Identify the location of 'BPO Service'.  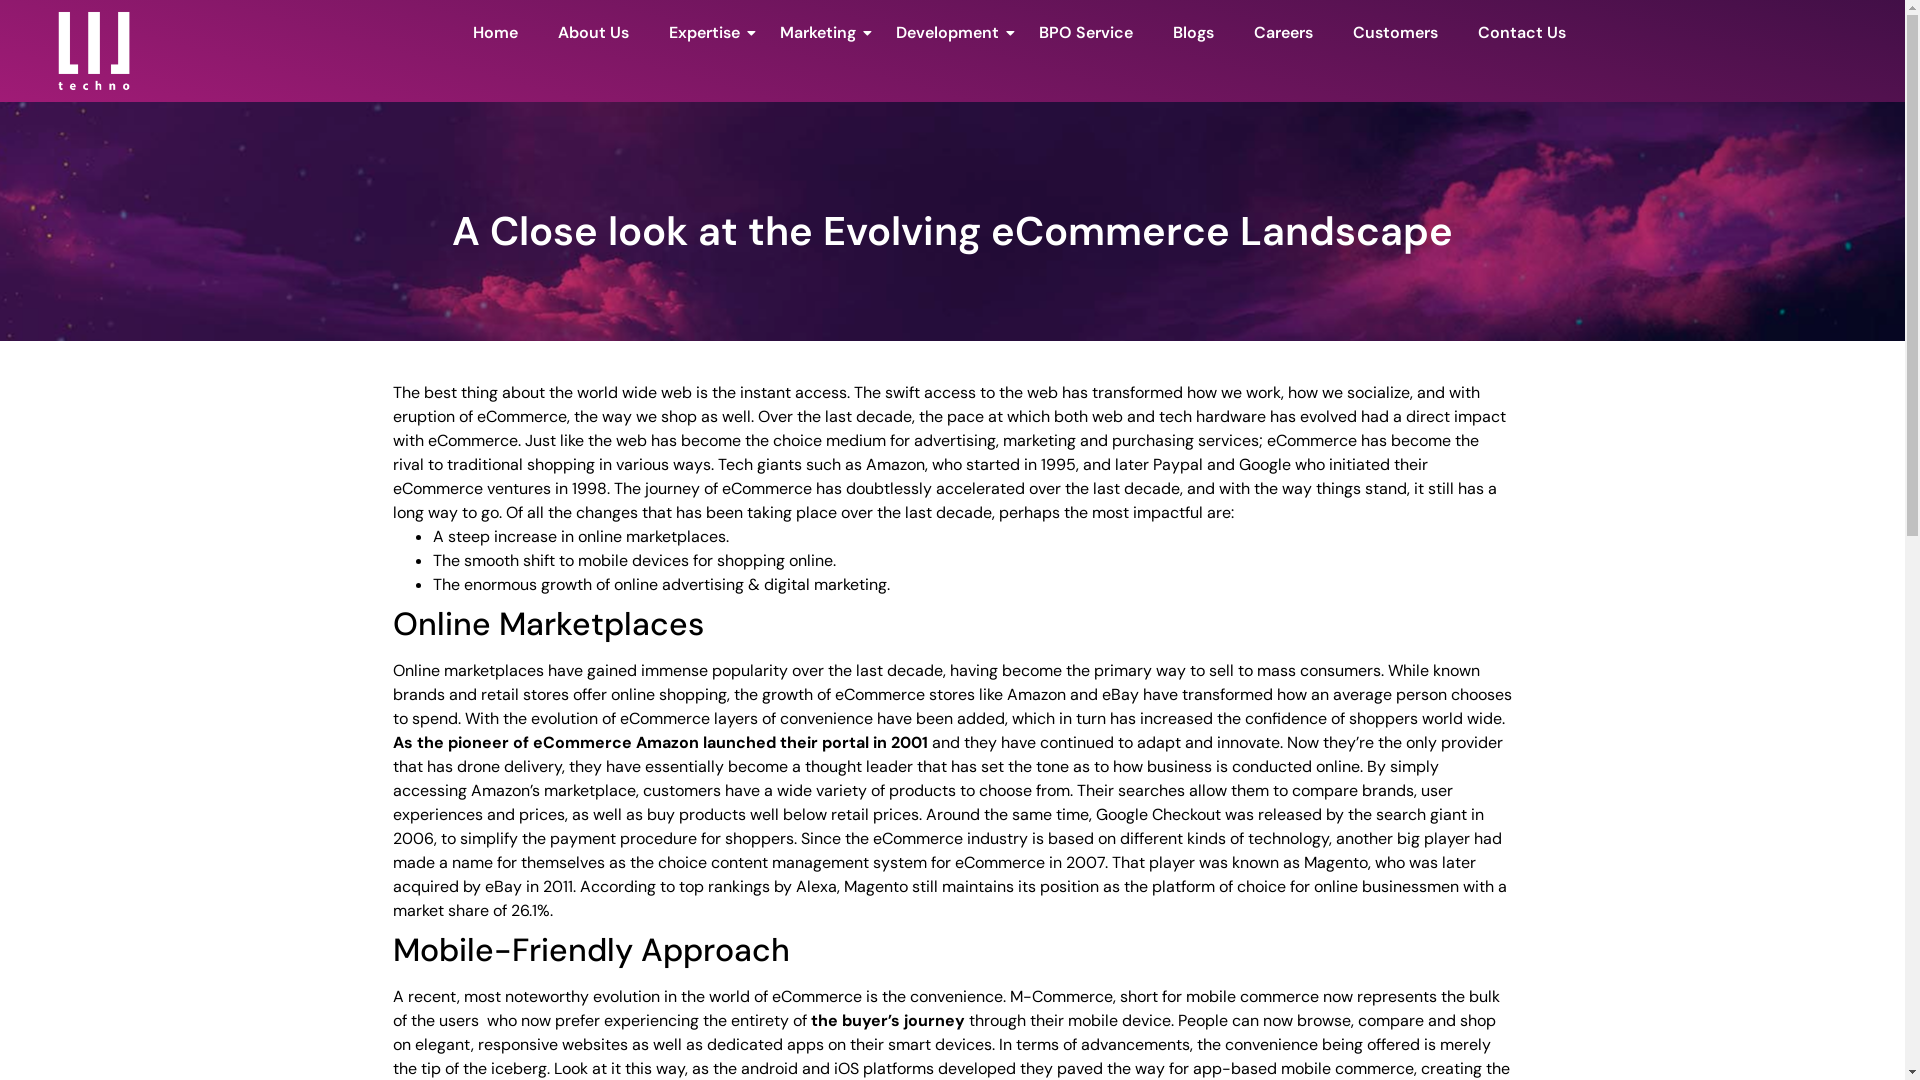
(1084, 34).